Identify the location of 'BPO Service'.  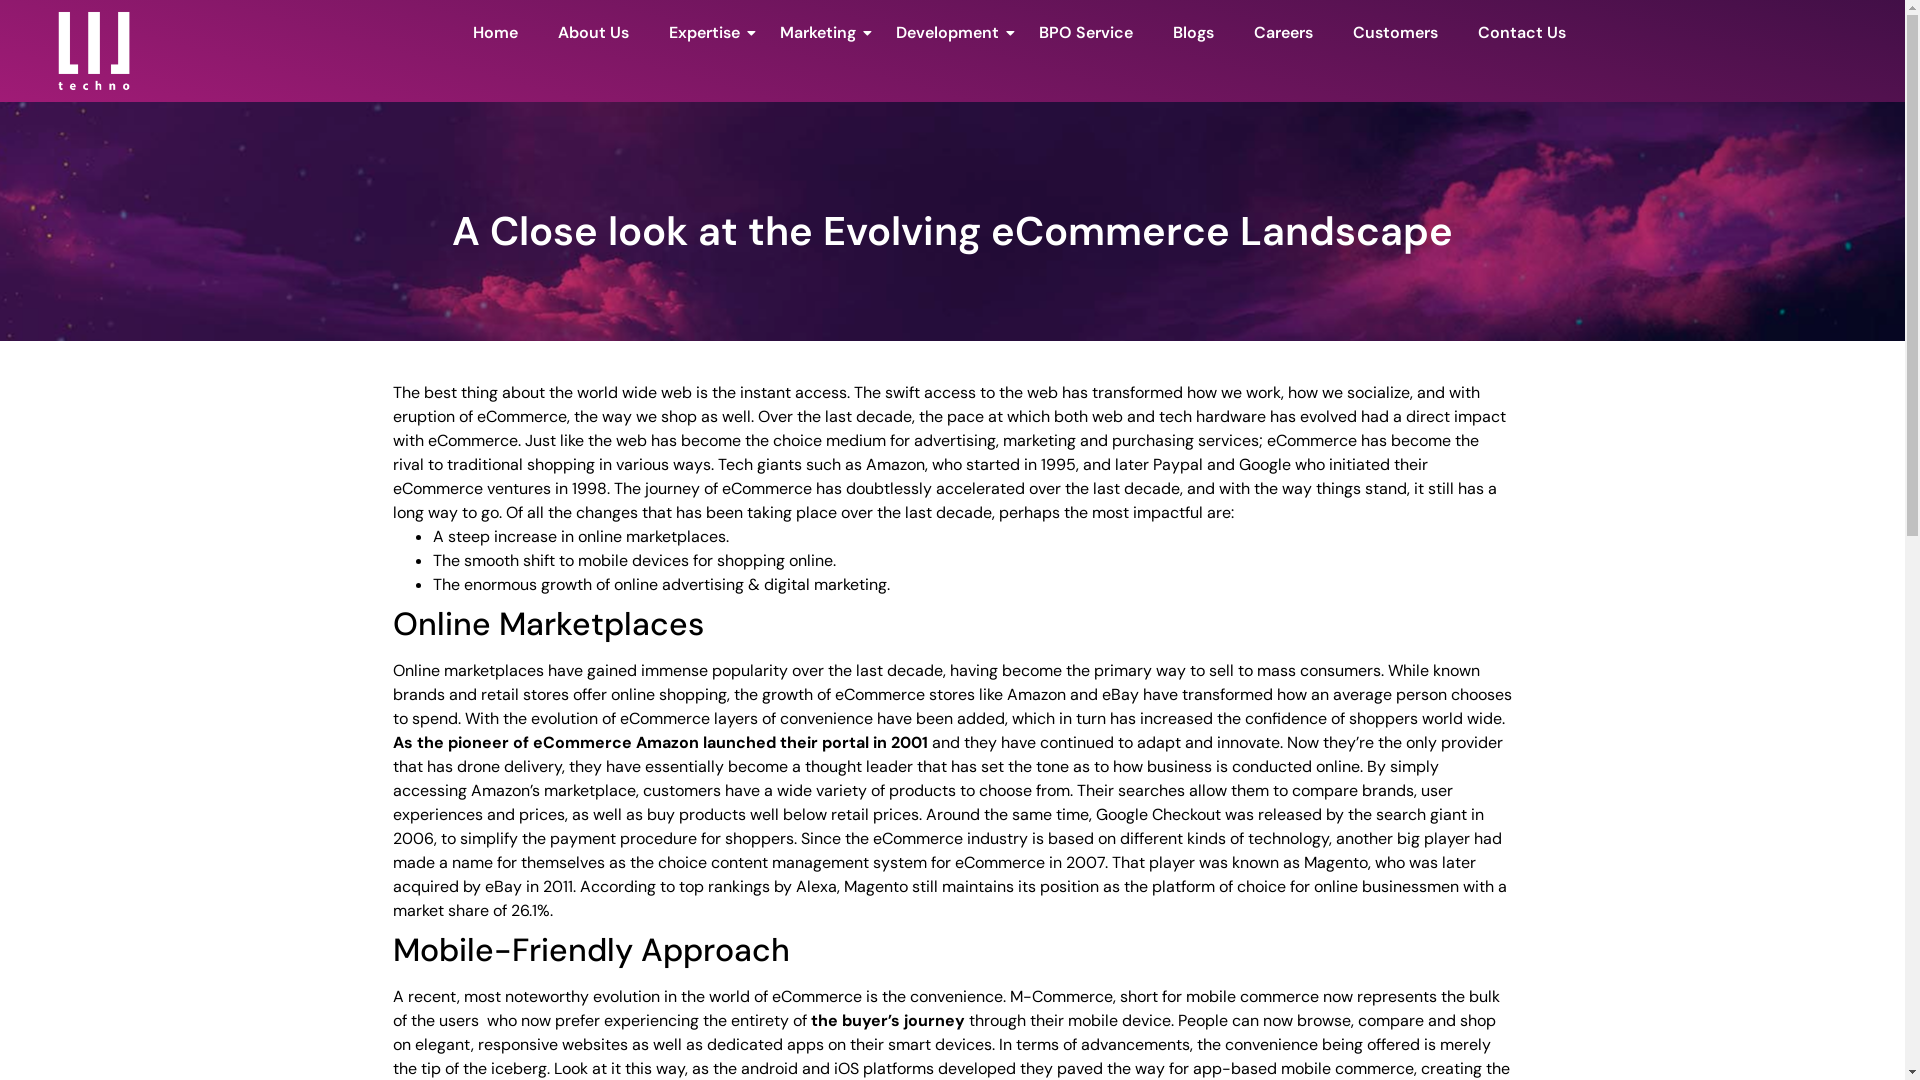
(1084, 34).